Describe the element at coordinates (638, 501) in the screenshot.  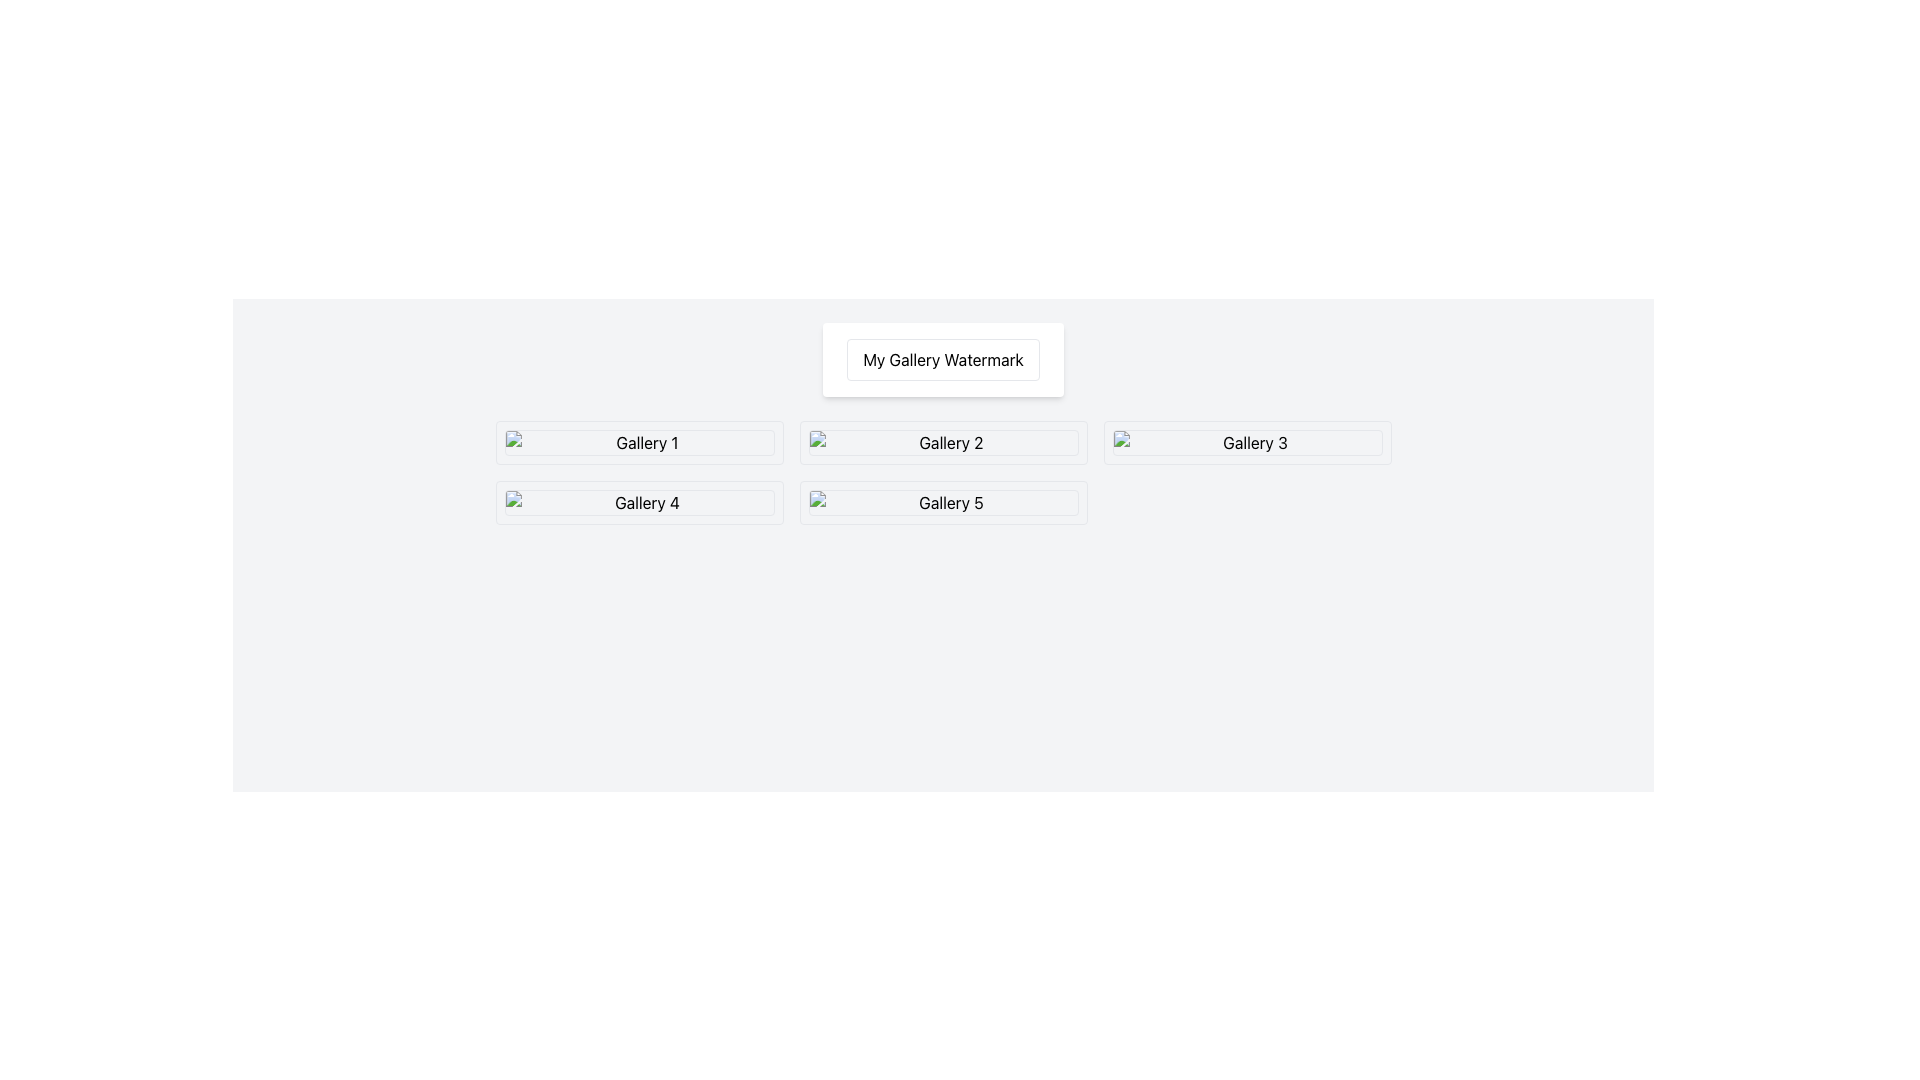
I see `the image placeholder icon labeled 'Gallery 4', which has a document icon and a green hill symbol, located in the second row of the gallery grid` at that location.